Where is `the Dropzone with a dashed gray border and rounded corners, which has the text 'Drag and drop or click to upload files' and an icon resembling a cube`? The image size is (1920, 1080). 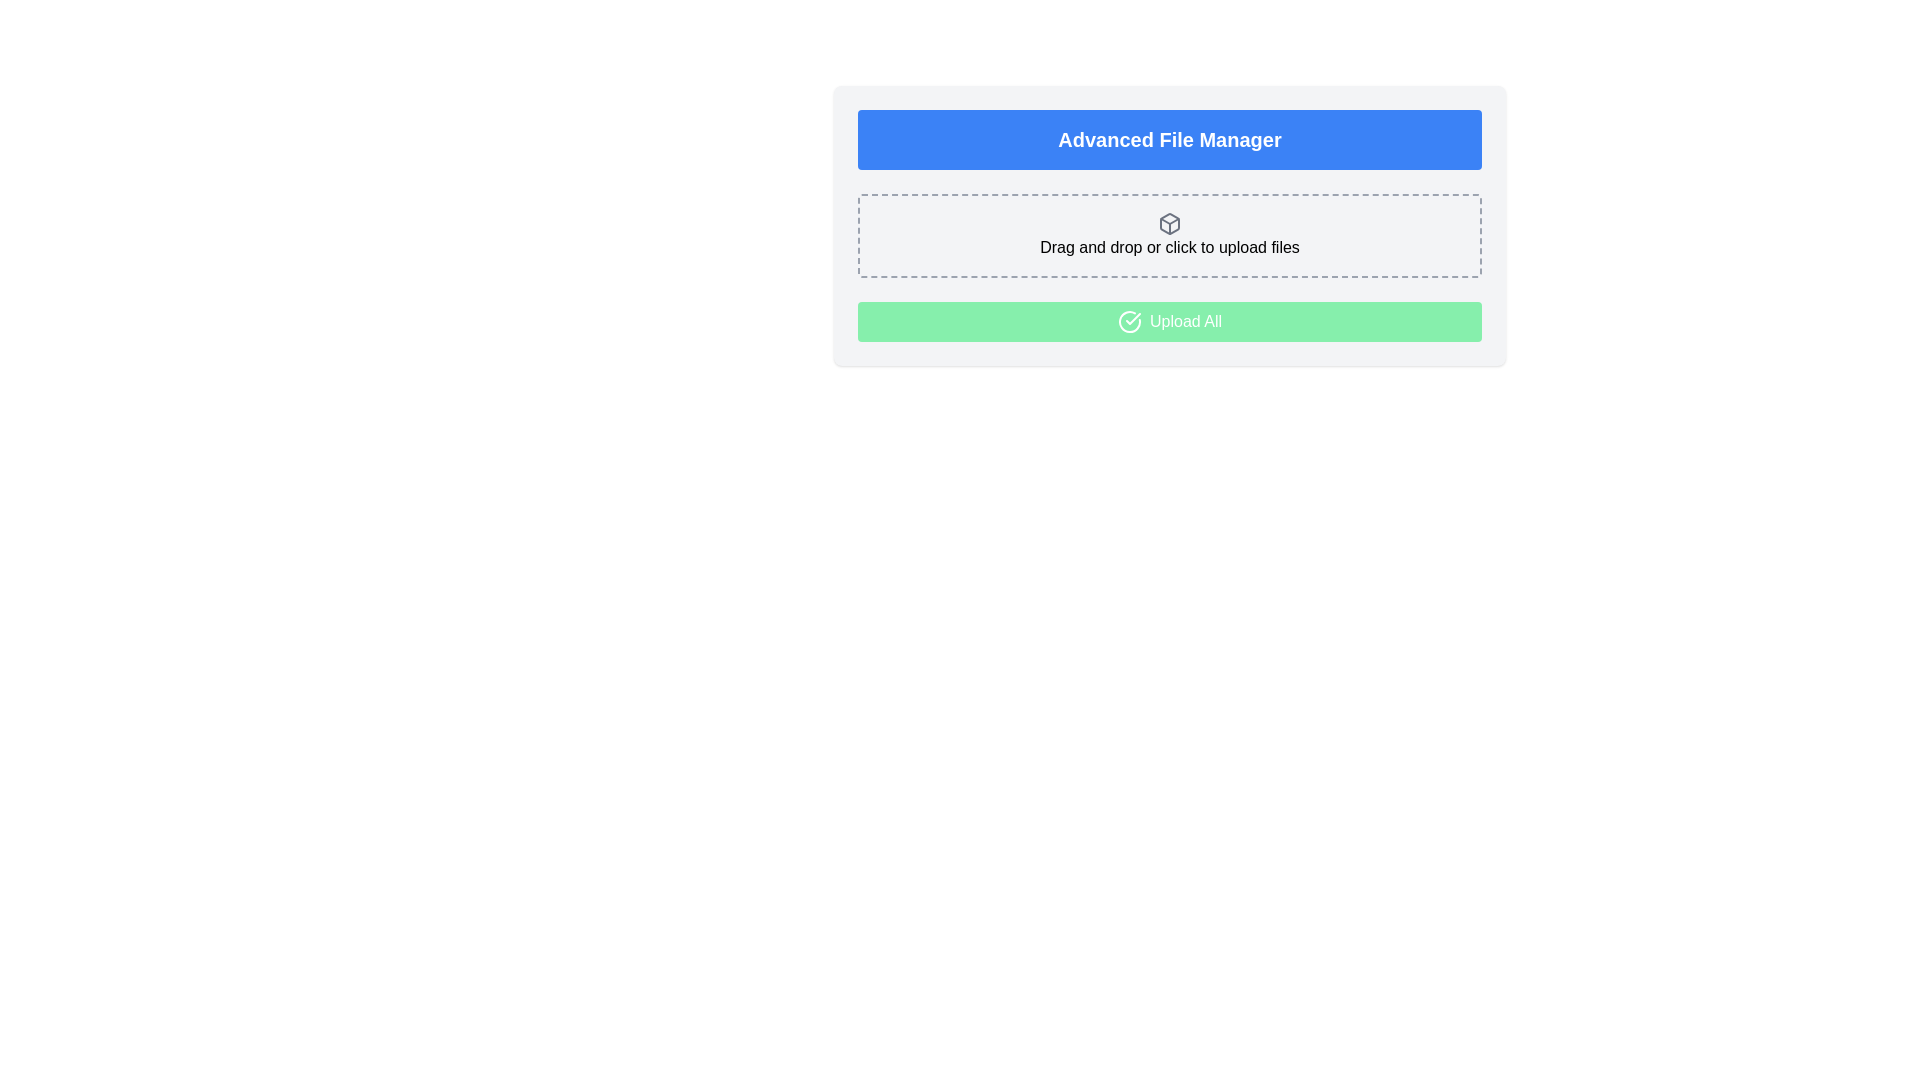
the Dropzone with a dashed gray border and rounded corners, which has the text 'Drag and drop or click to upload files' and an icon resembling a cube is located at coordinates (1170, 234).